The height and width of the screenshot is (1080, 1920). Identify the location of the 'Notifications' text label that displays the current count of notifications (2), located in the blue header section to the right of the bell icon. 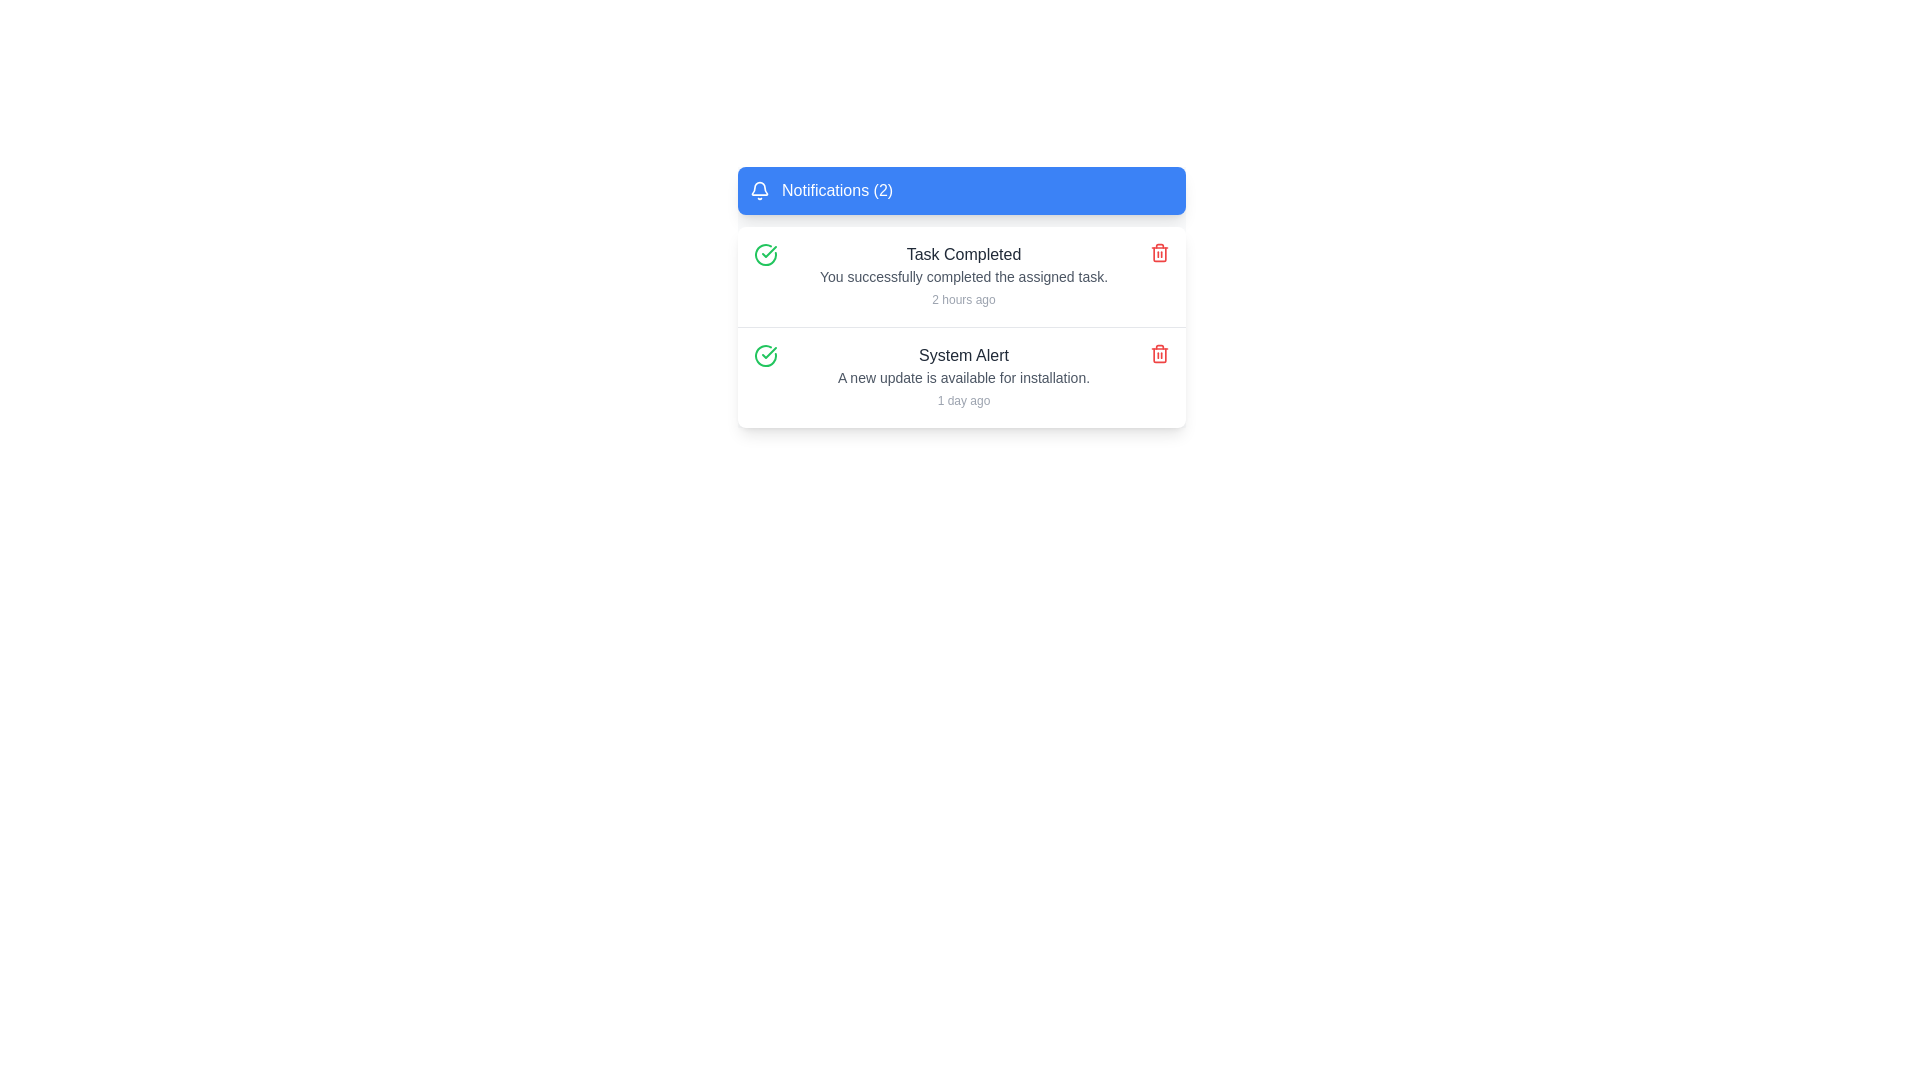
(837, 191).